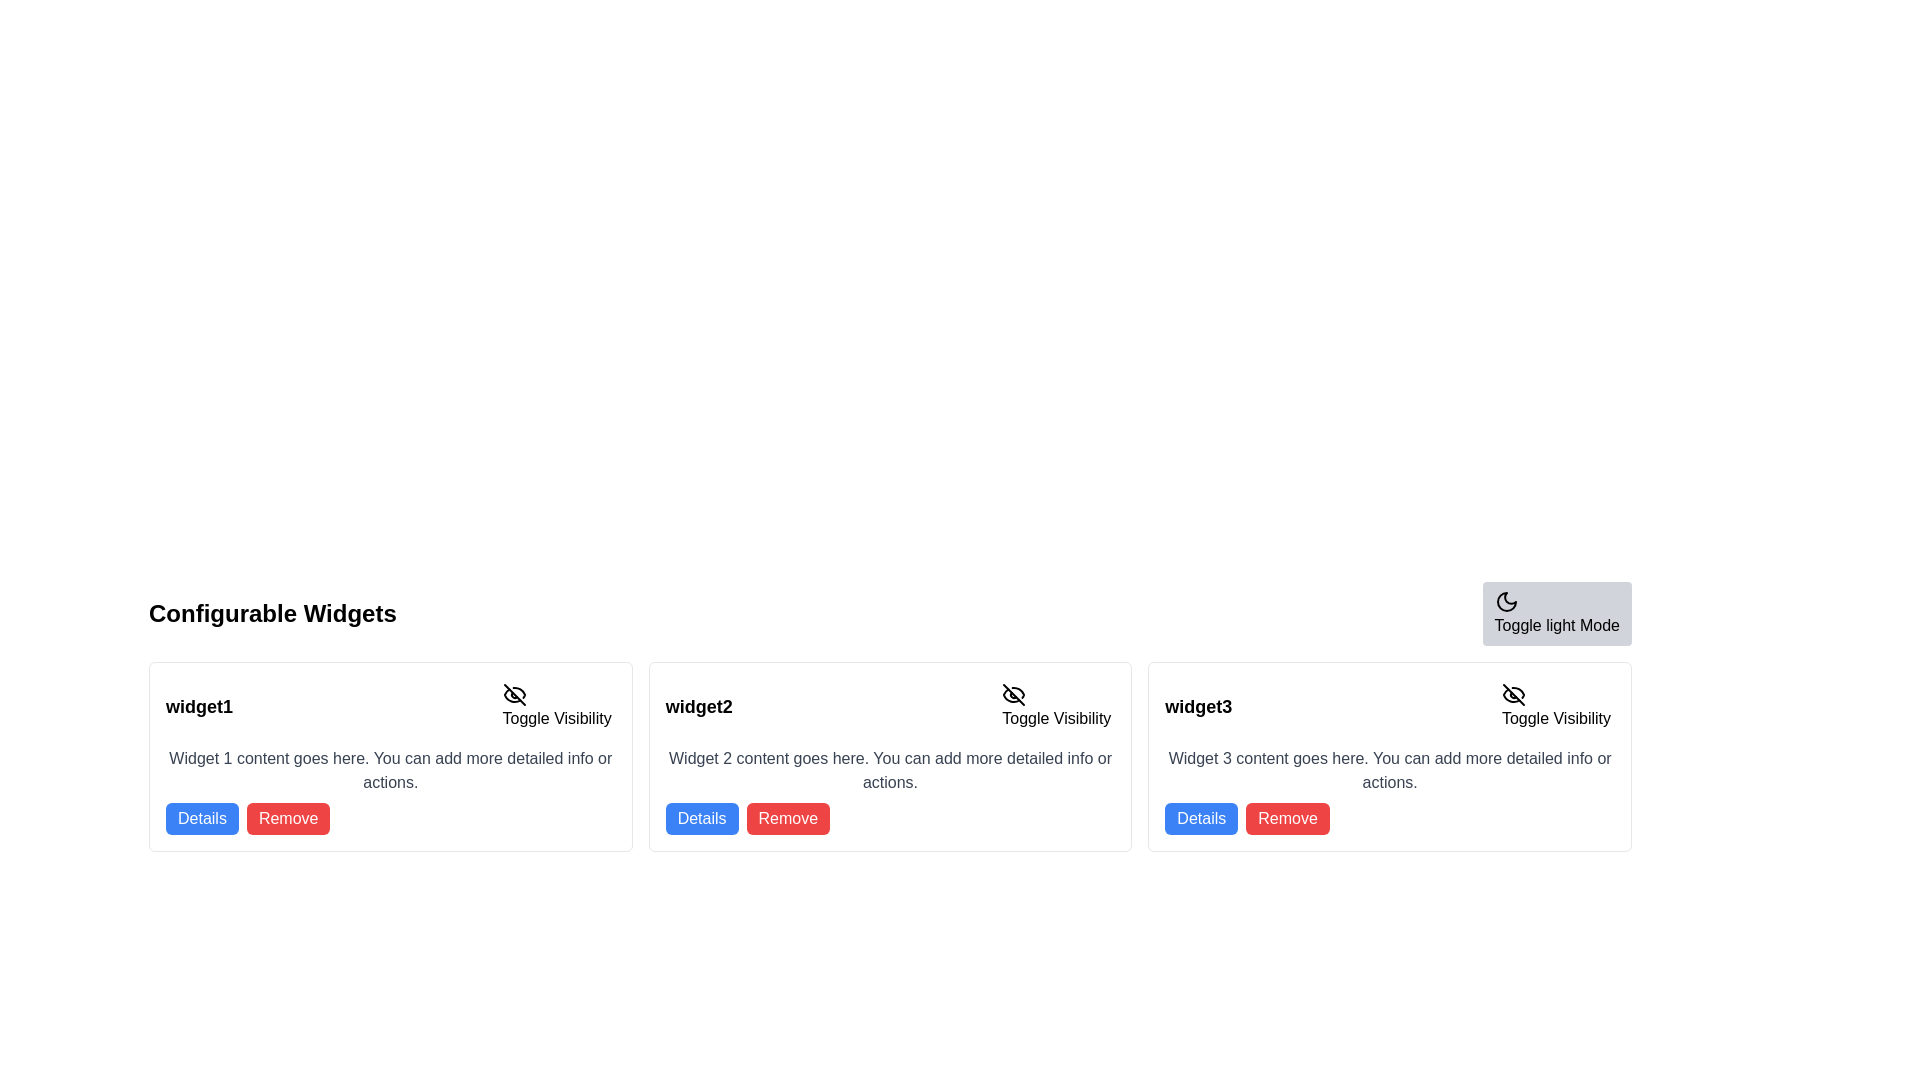 This screenshot has width=1920, height=1080. I want to click on the eye-shaped icon with a diagonal slash, located in the upper-right corner of 'widget2', next to 'Toggle Visibility', so click(1014, 693).